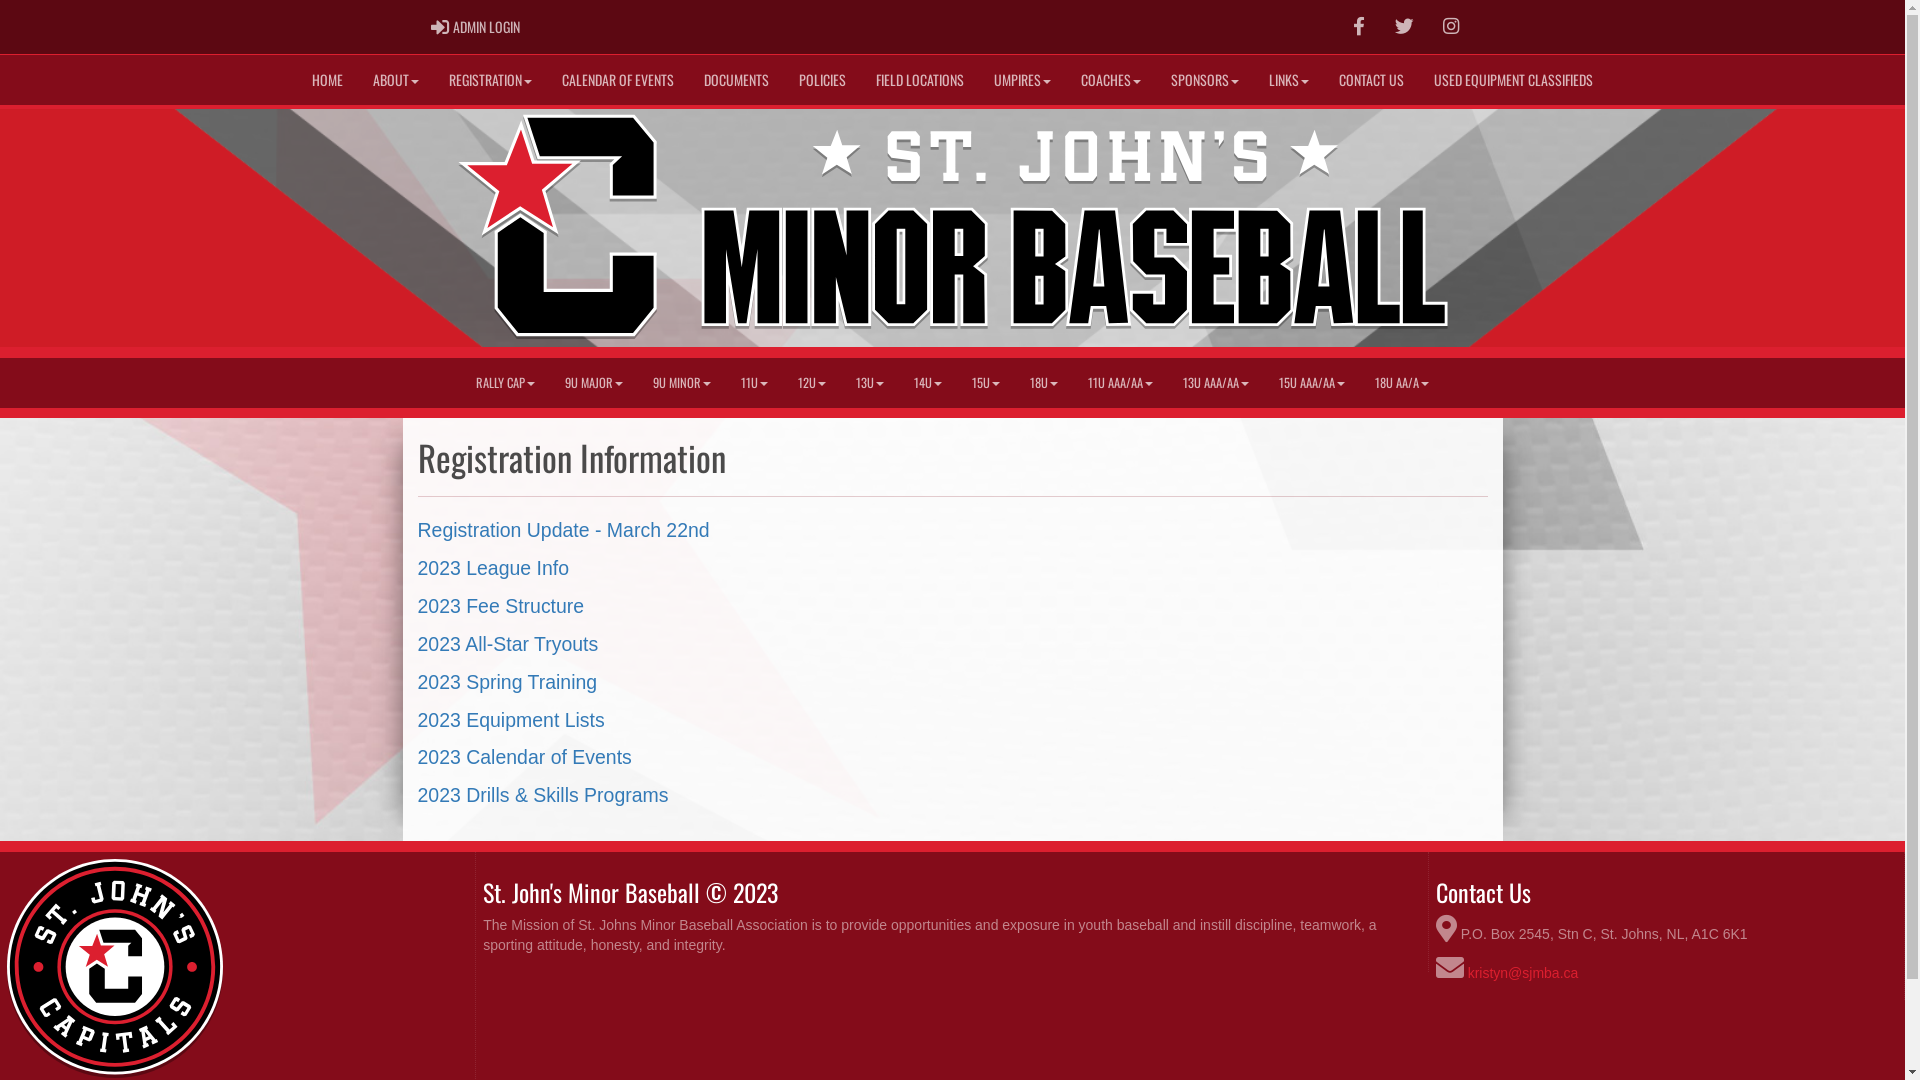  What do you see at coordinates (1522, 971) in the screenshot?
I see `'kristyn@sjmba.ca'` at bounding box center [1522, 971].